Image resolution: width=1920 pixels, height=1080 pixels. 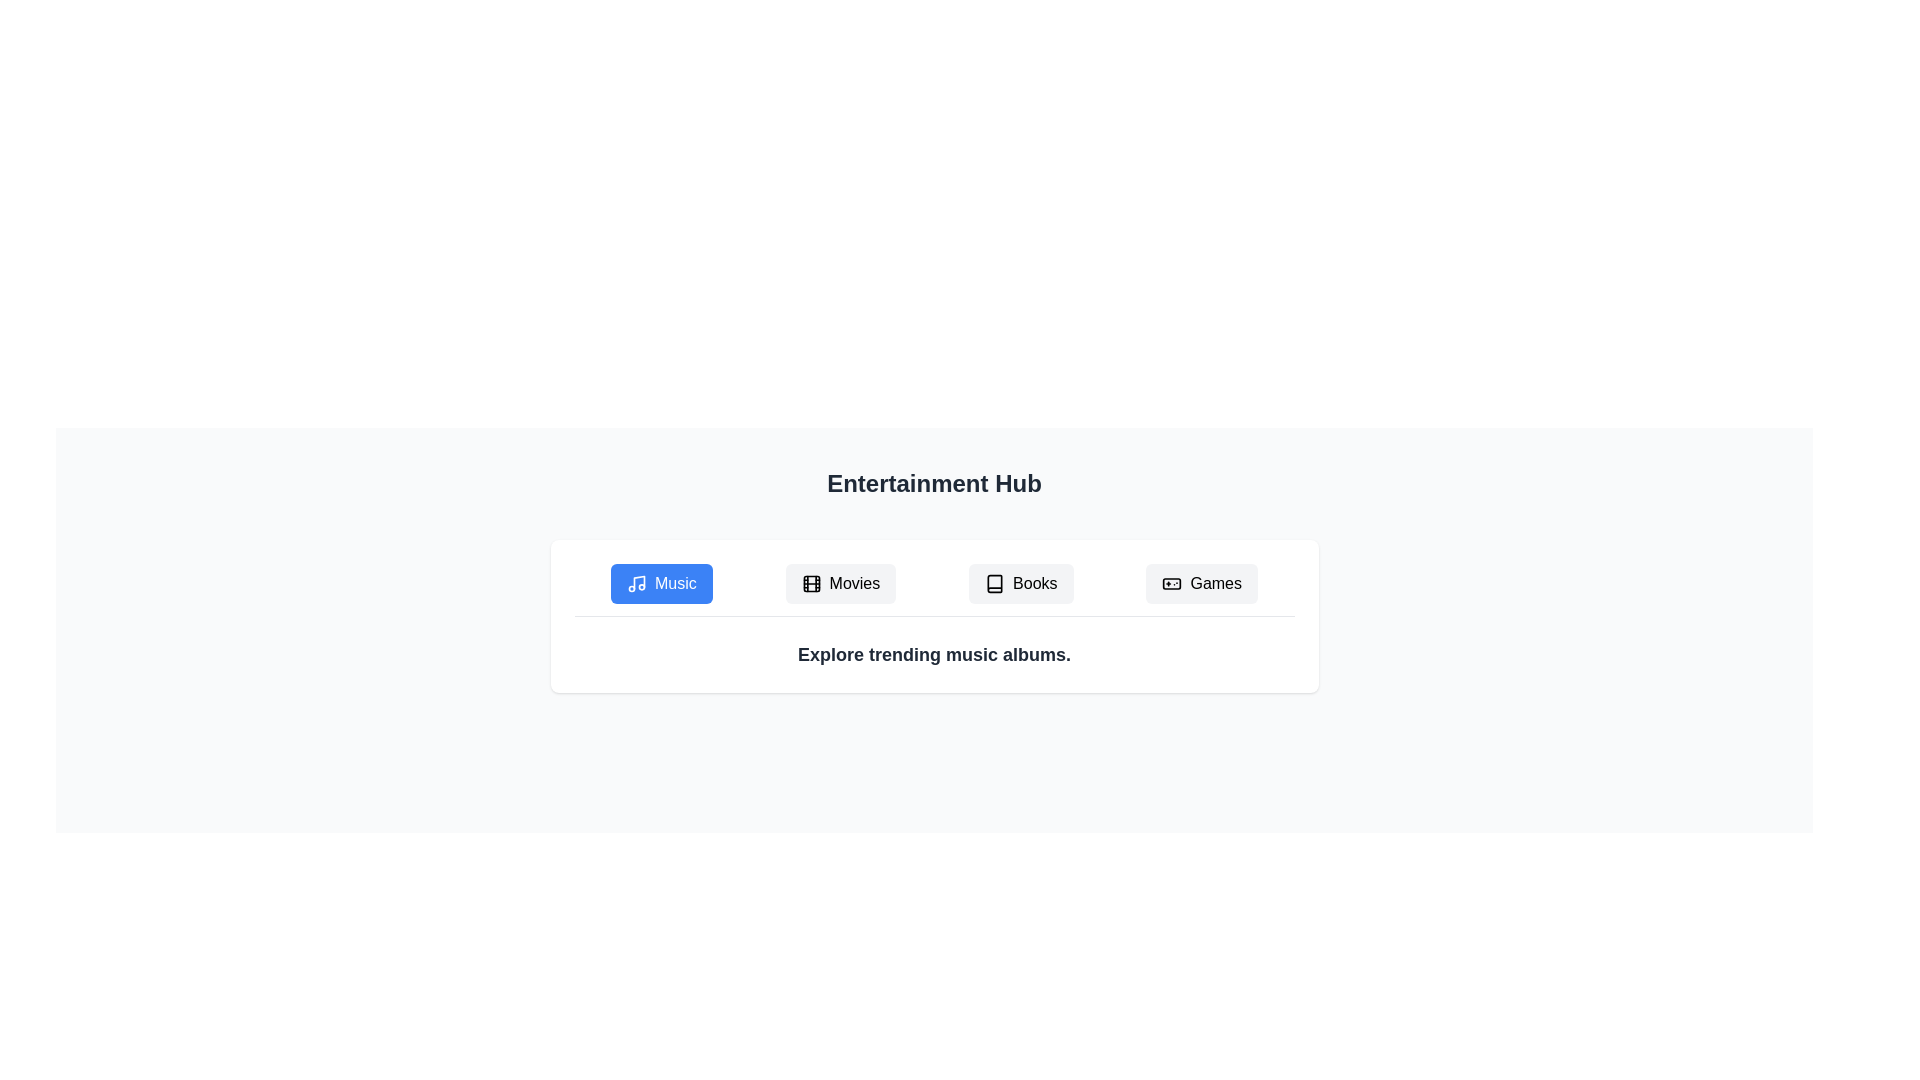 I want to click on the Games tab, so click(x=1201, y=583).